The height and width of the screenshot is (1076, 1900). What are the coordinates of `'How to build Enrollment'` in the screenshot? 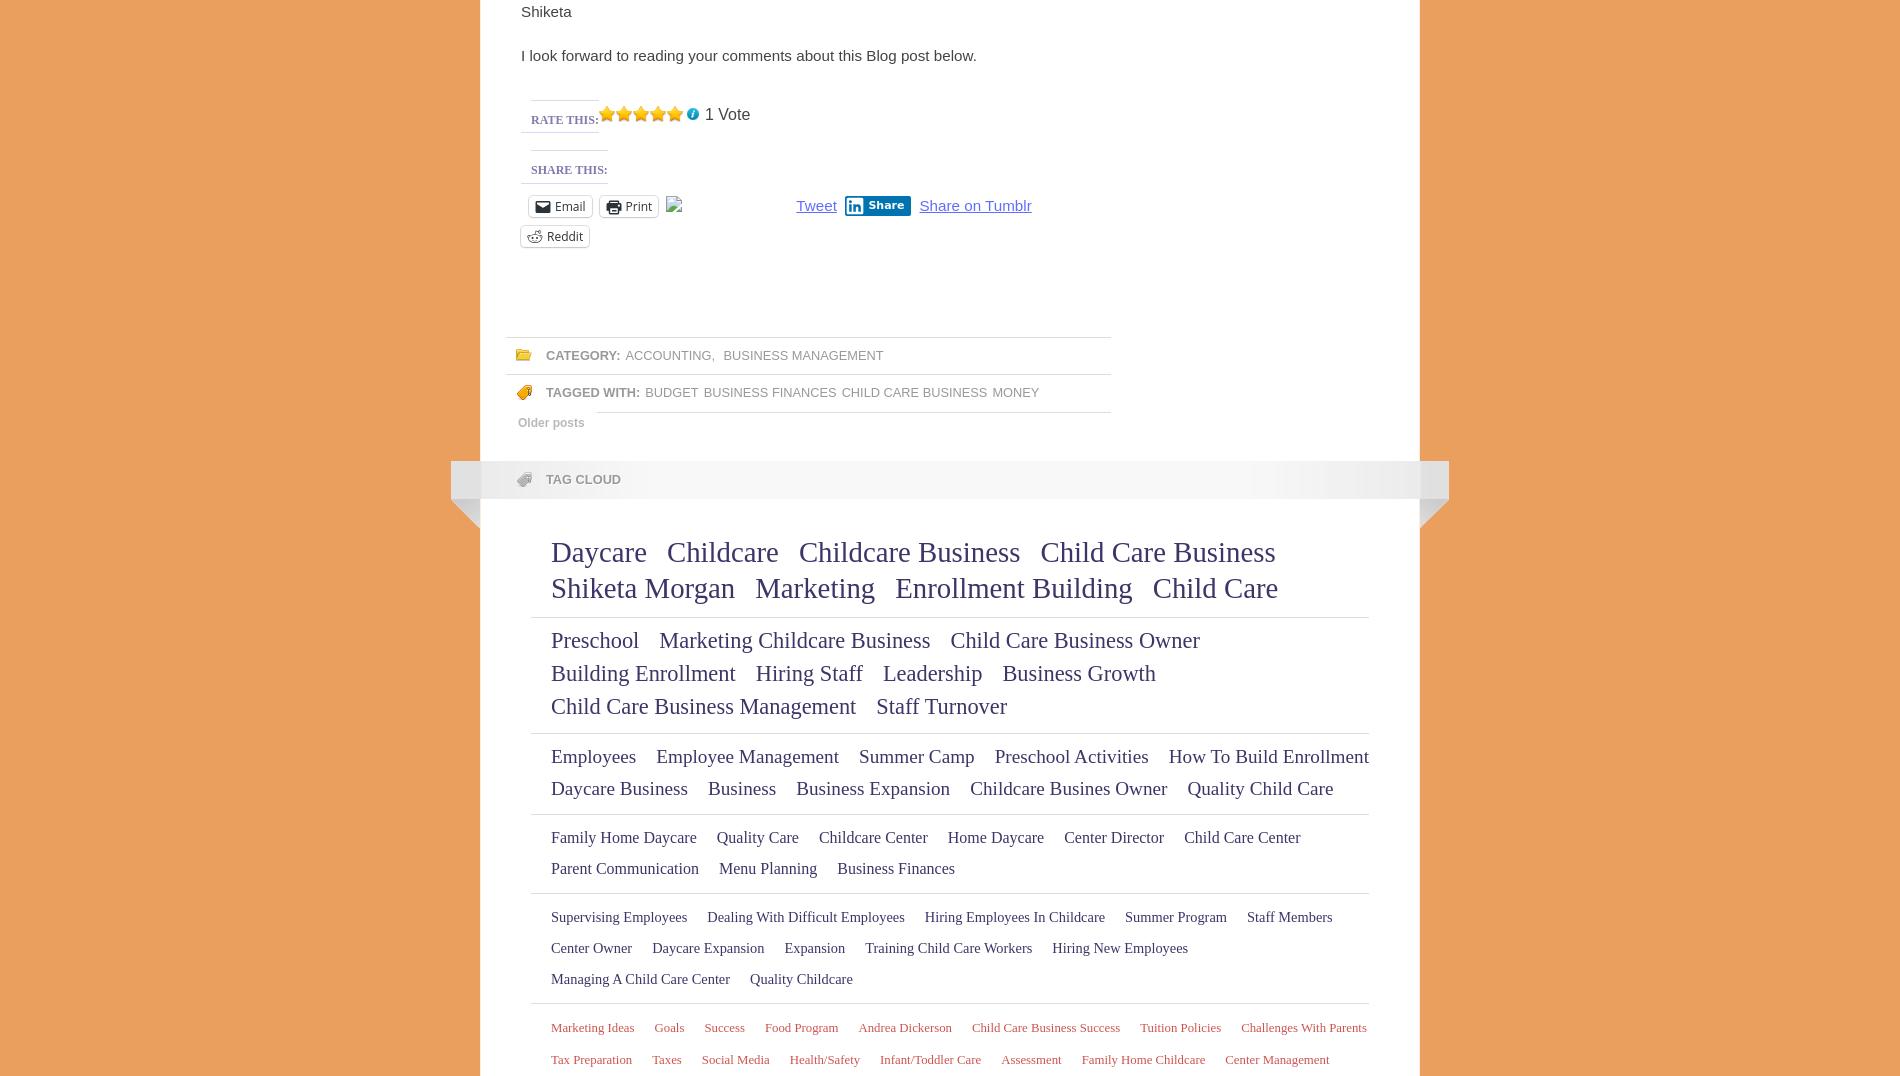 It's located at (1167, 754).